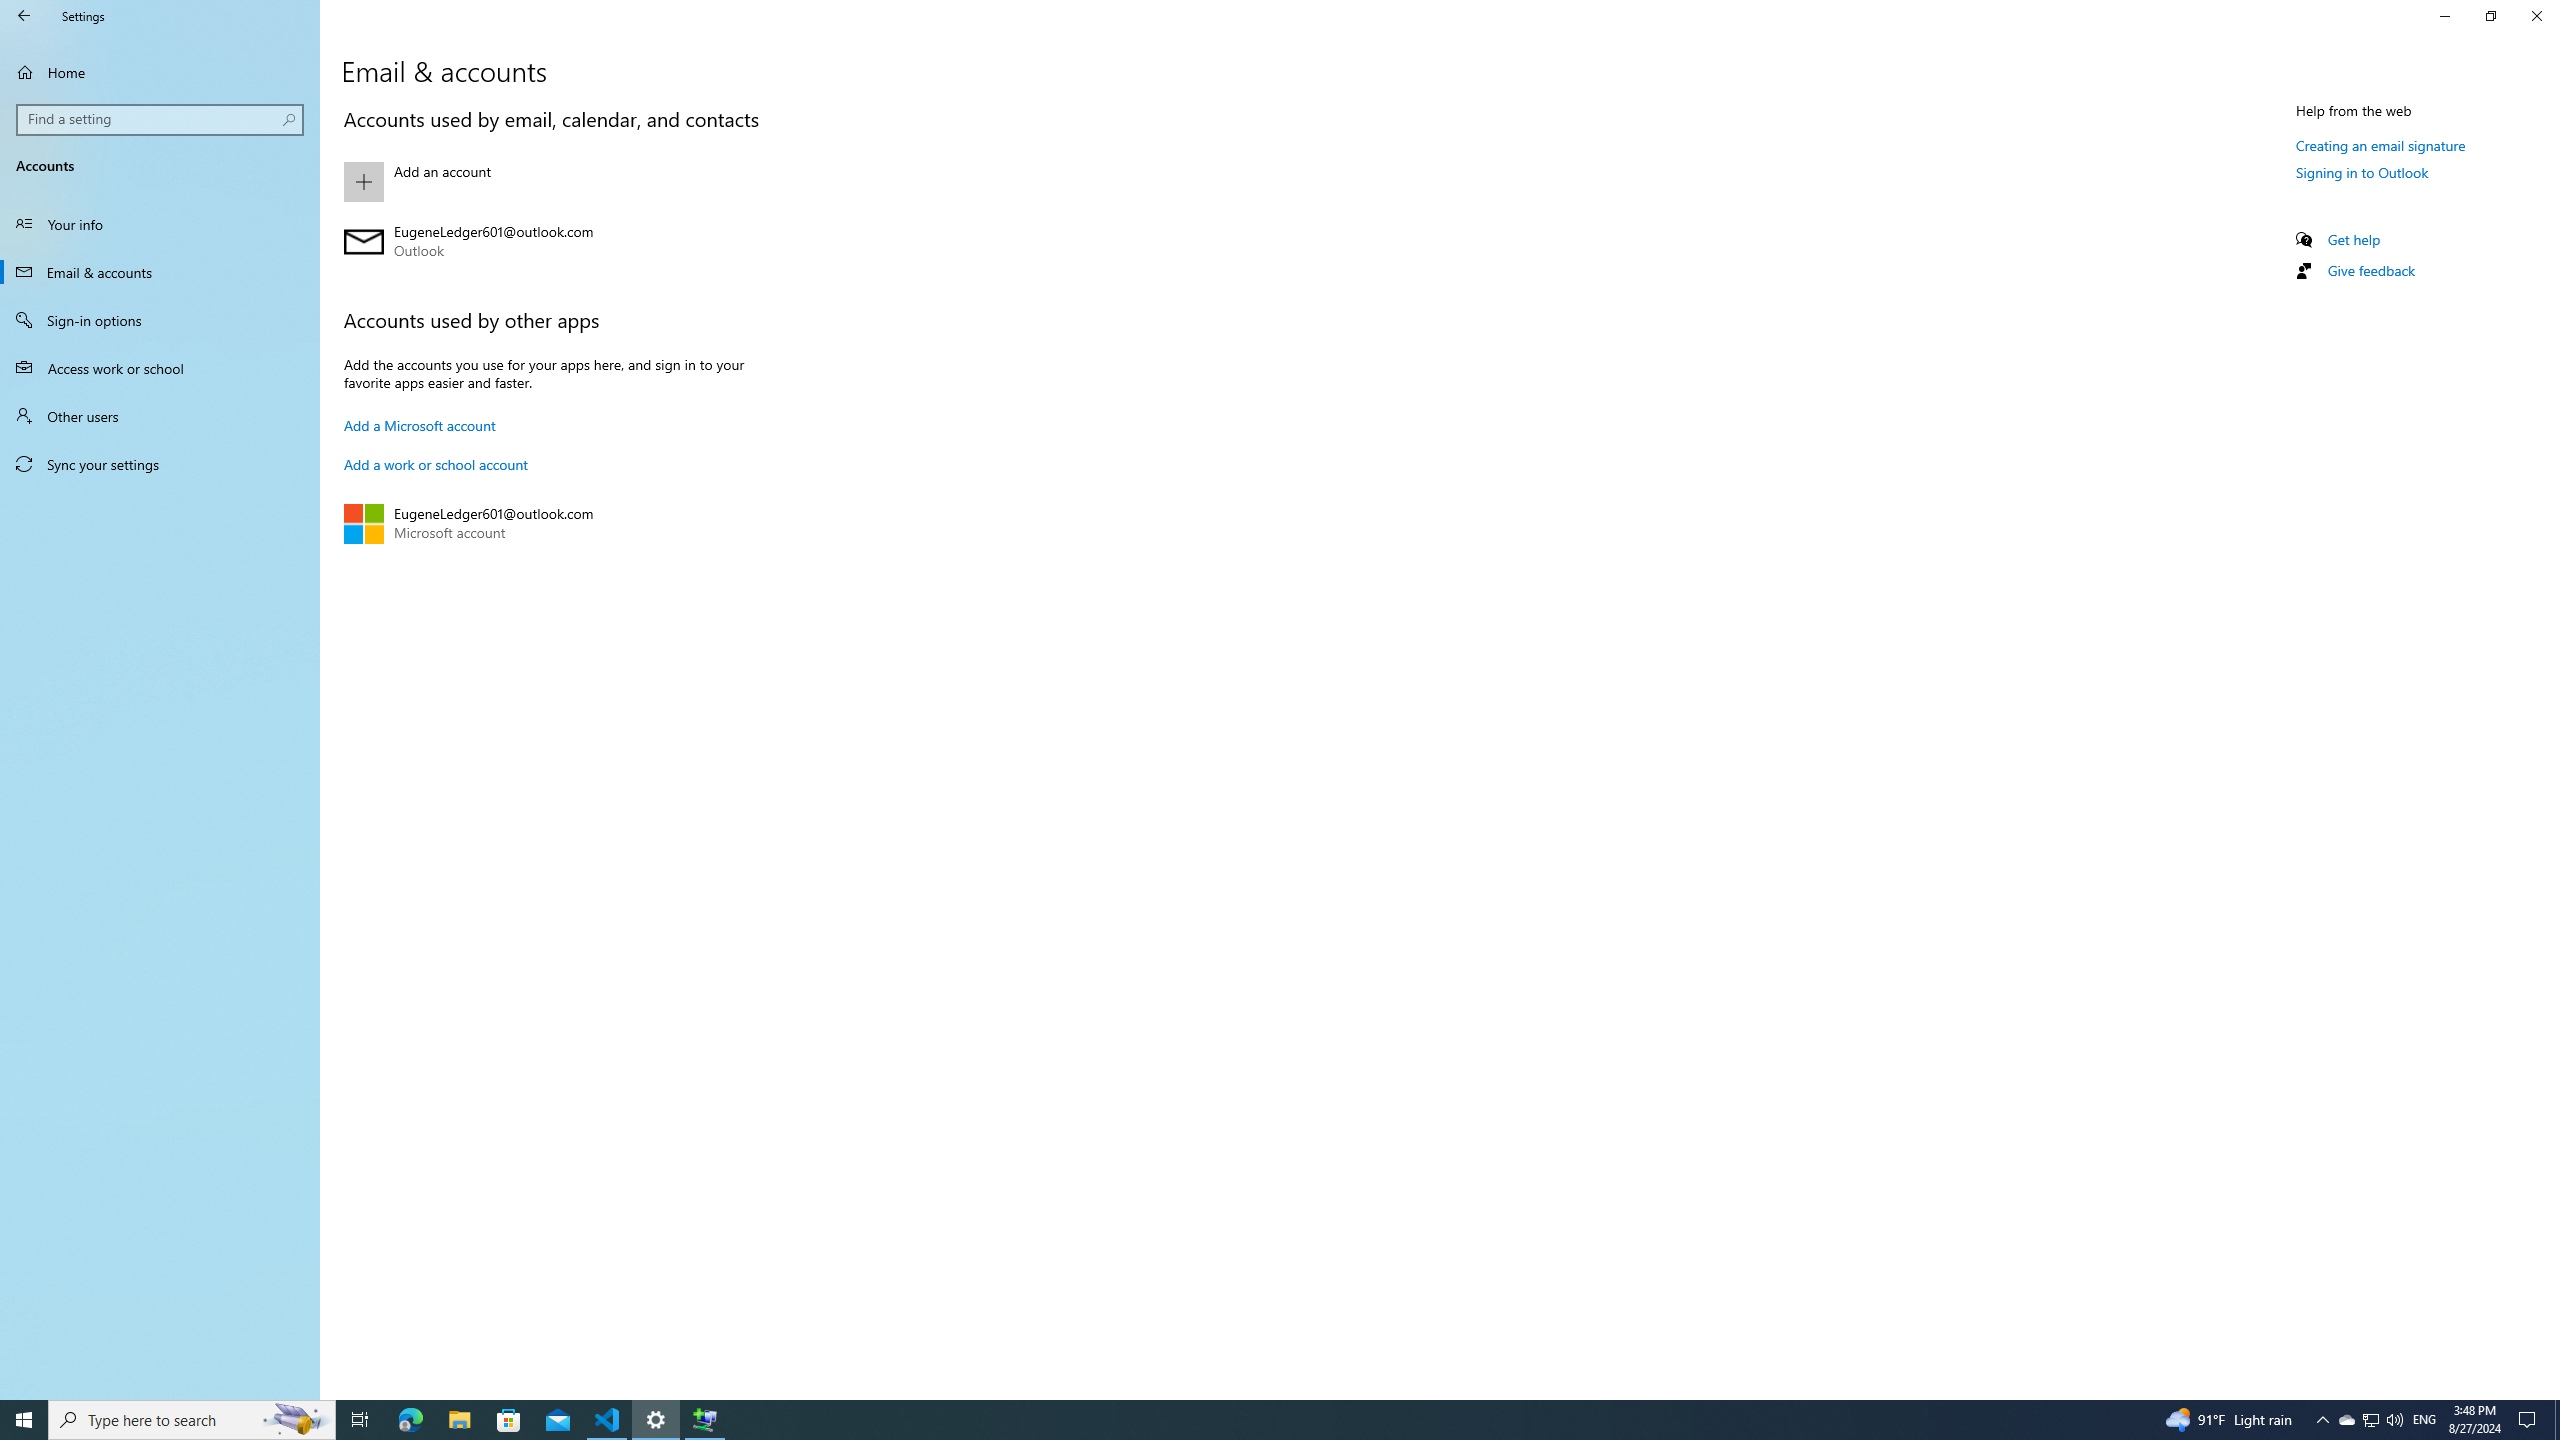 The height and width of the screenshot is (1440, 2560). I want to click on 'Home', so click(159, 72).